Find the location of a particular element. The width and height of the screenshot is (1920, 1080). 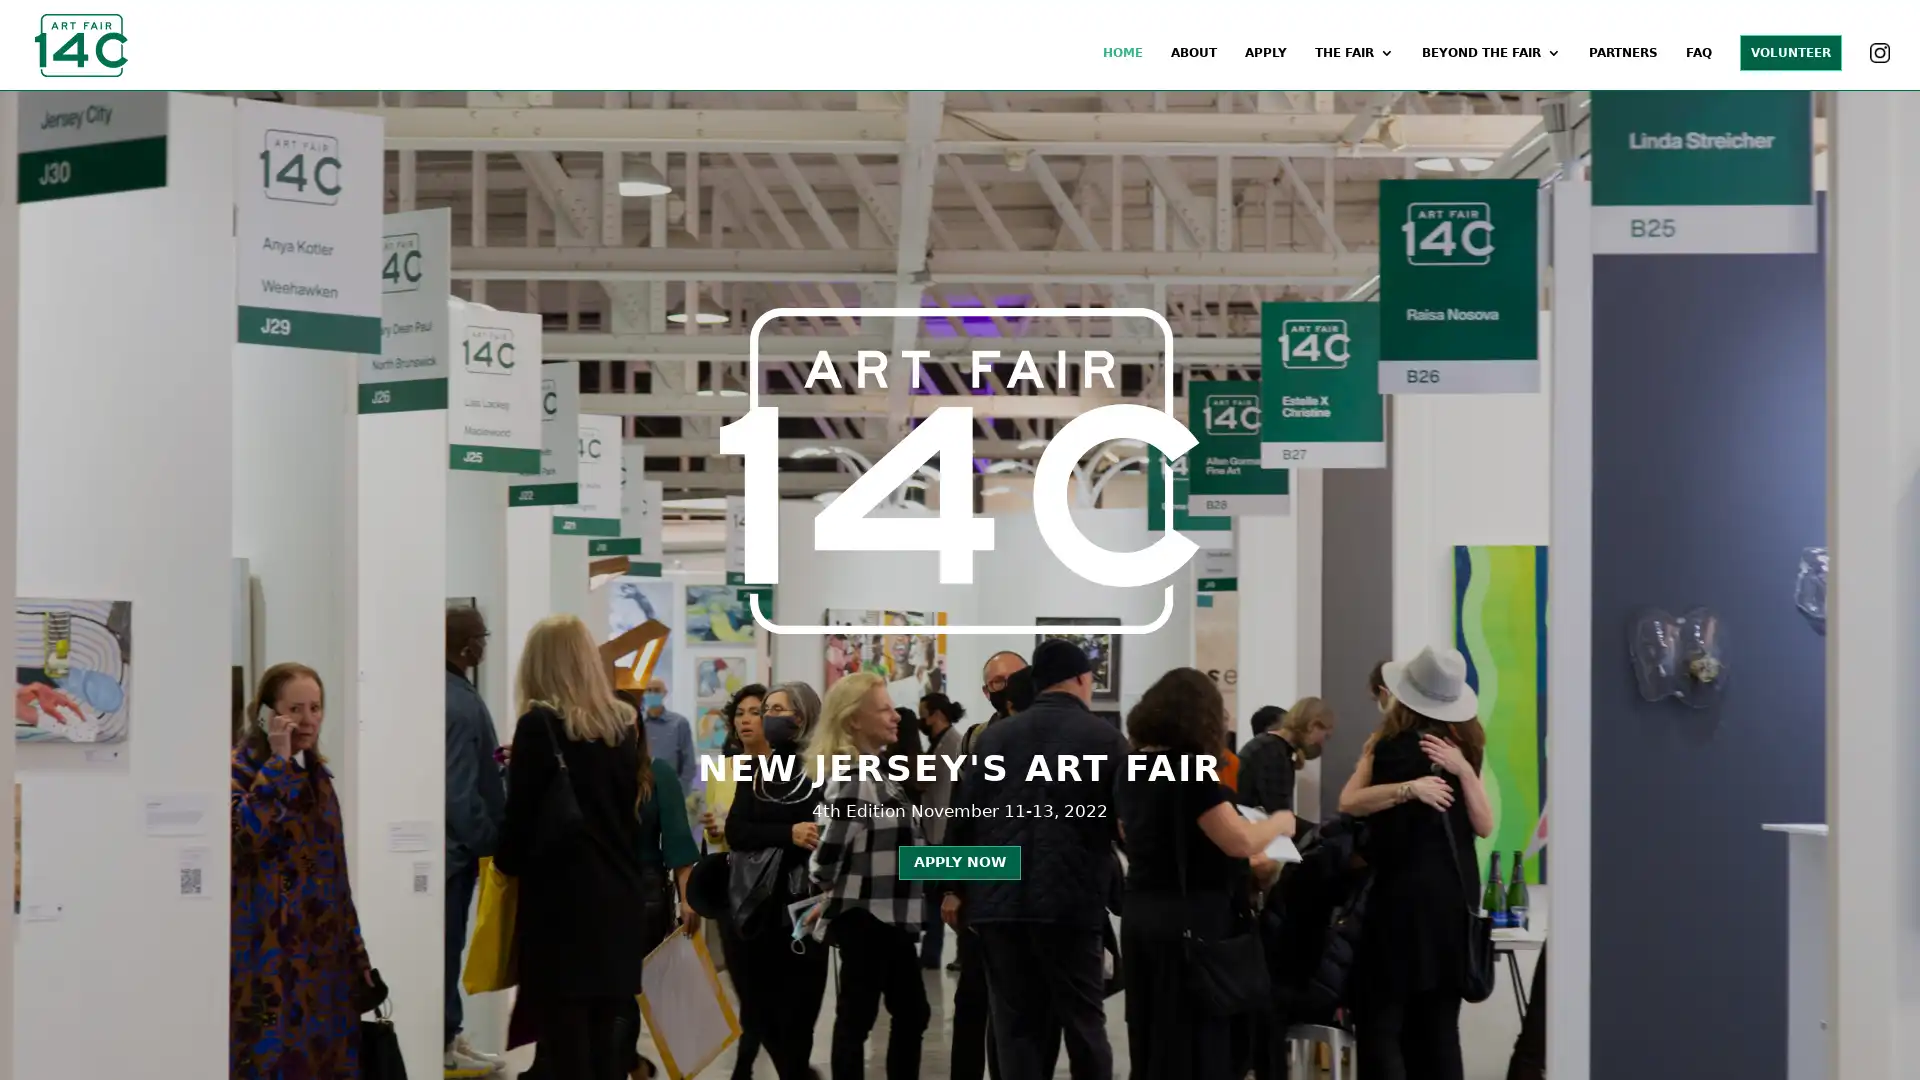

Sign Up! is located at coordinates (960, 979).